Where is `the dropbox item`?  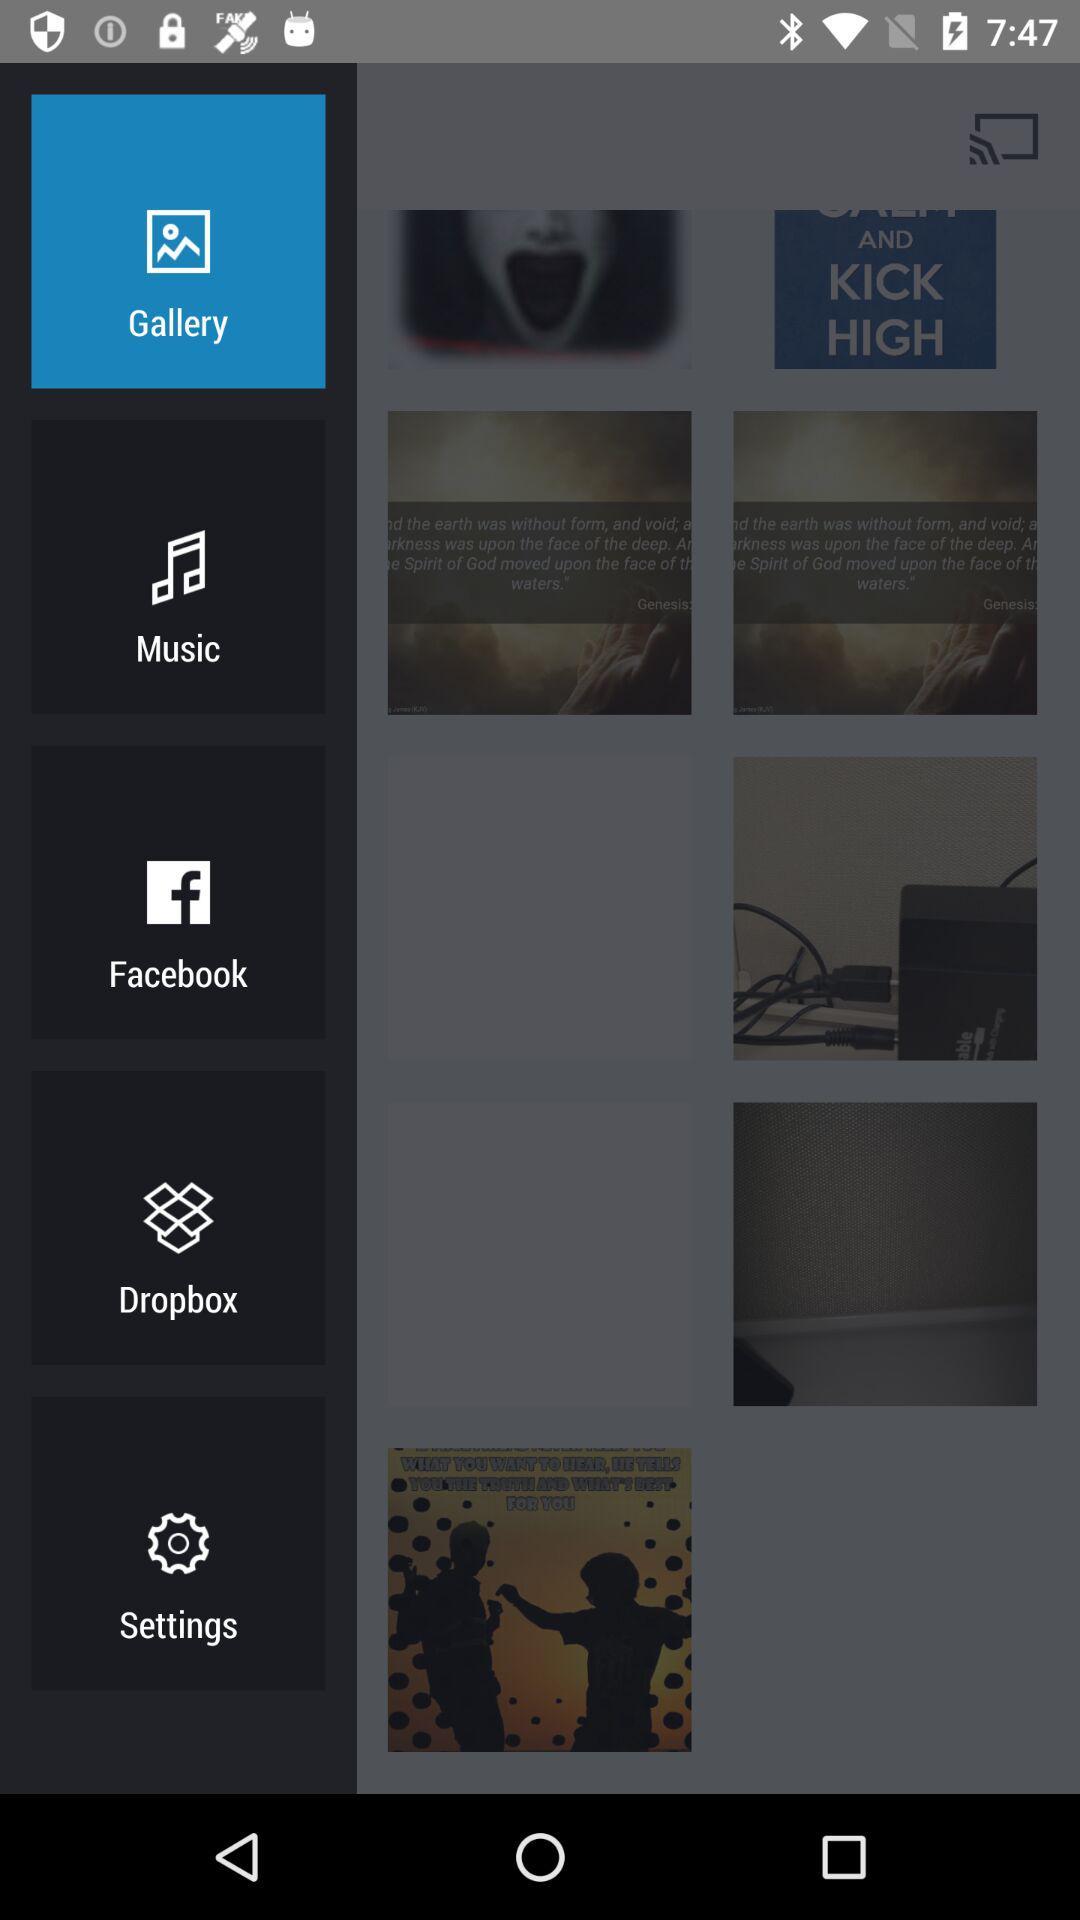
the dropbox item is located at coordinates (177, 1298).